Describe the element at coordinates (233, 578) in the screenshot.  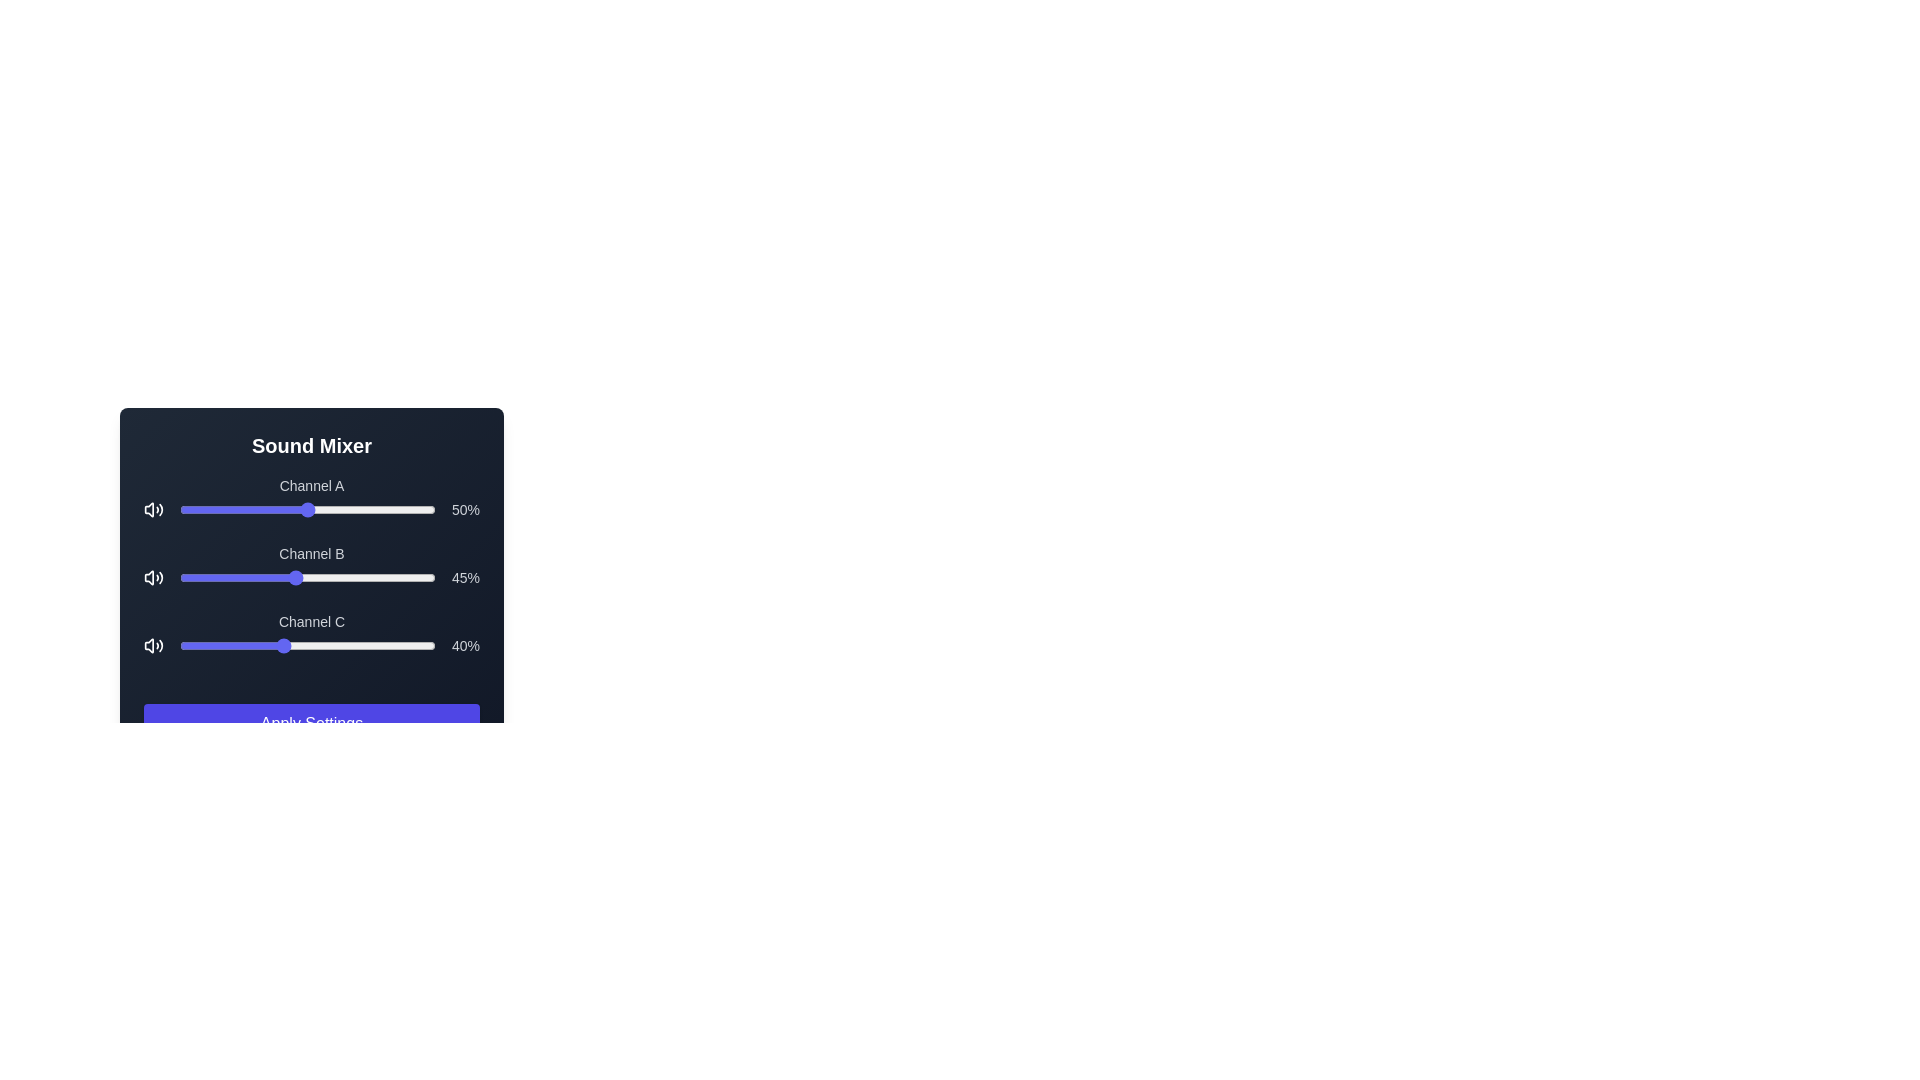
I see `the Channel B volume` at that location.